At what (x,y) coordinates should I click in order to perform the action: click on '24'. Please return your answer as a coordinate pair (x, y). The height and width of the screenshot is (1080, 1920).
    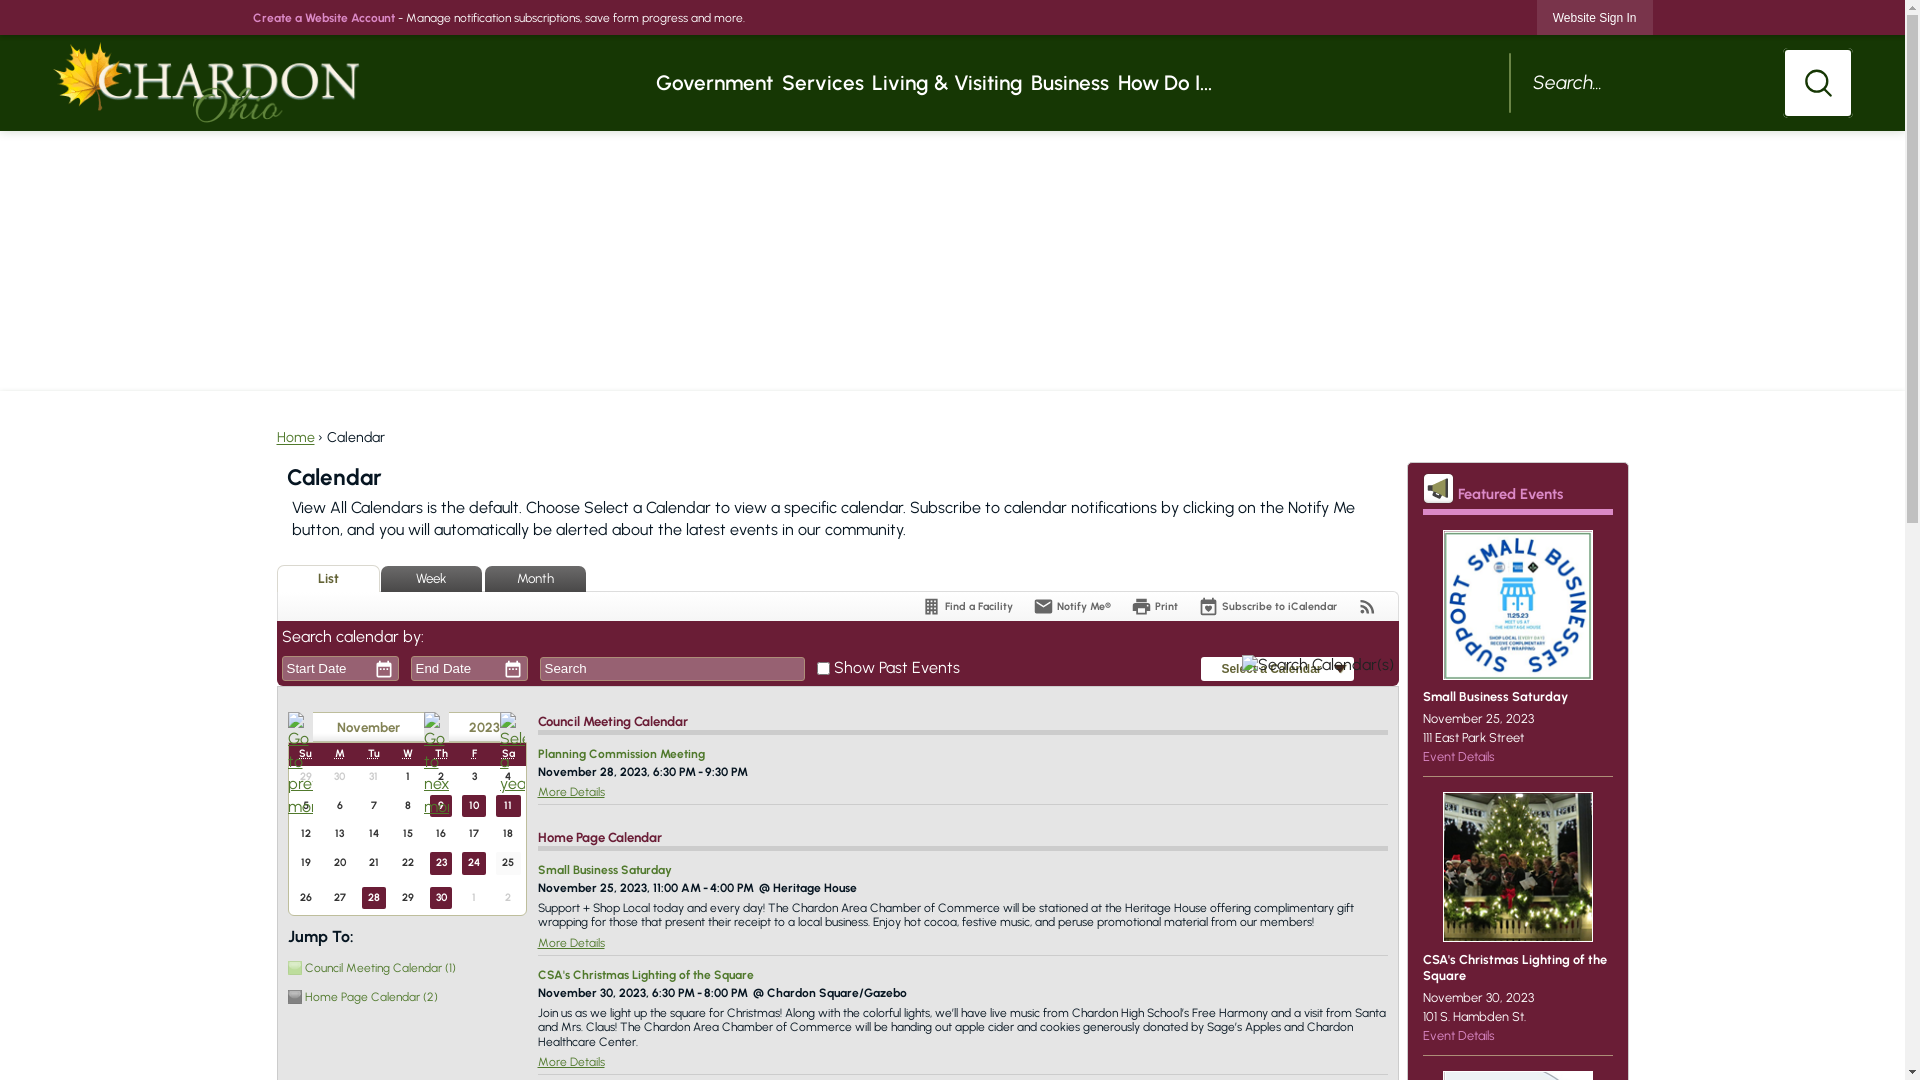
    Looking at the image, I should click on (473, 862).